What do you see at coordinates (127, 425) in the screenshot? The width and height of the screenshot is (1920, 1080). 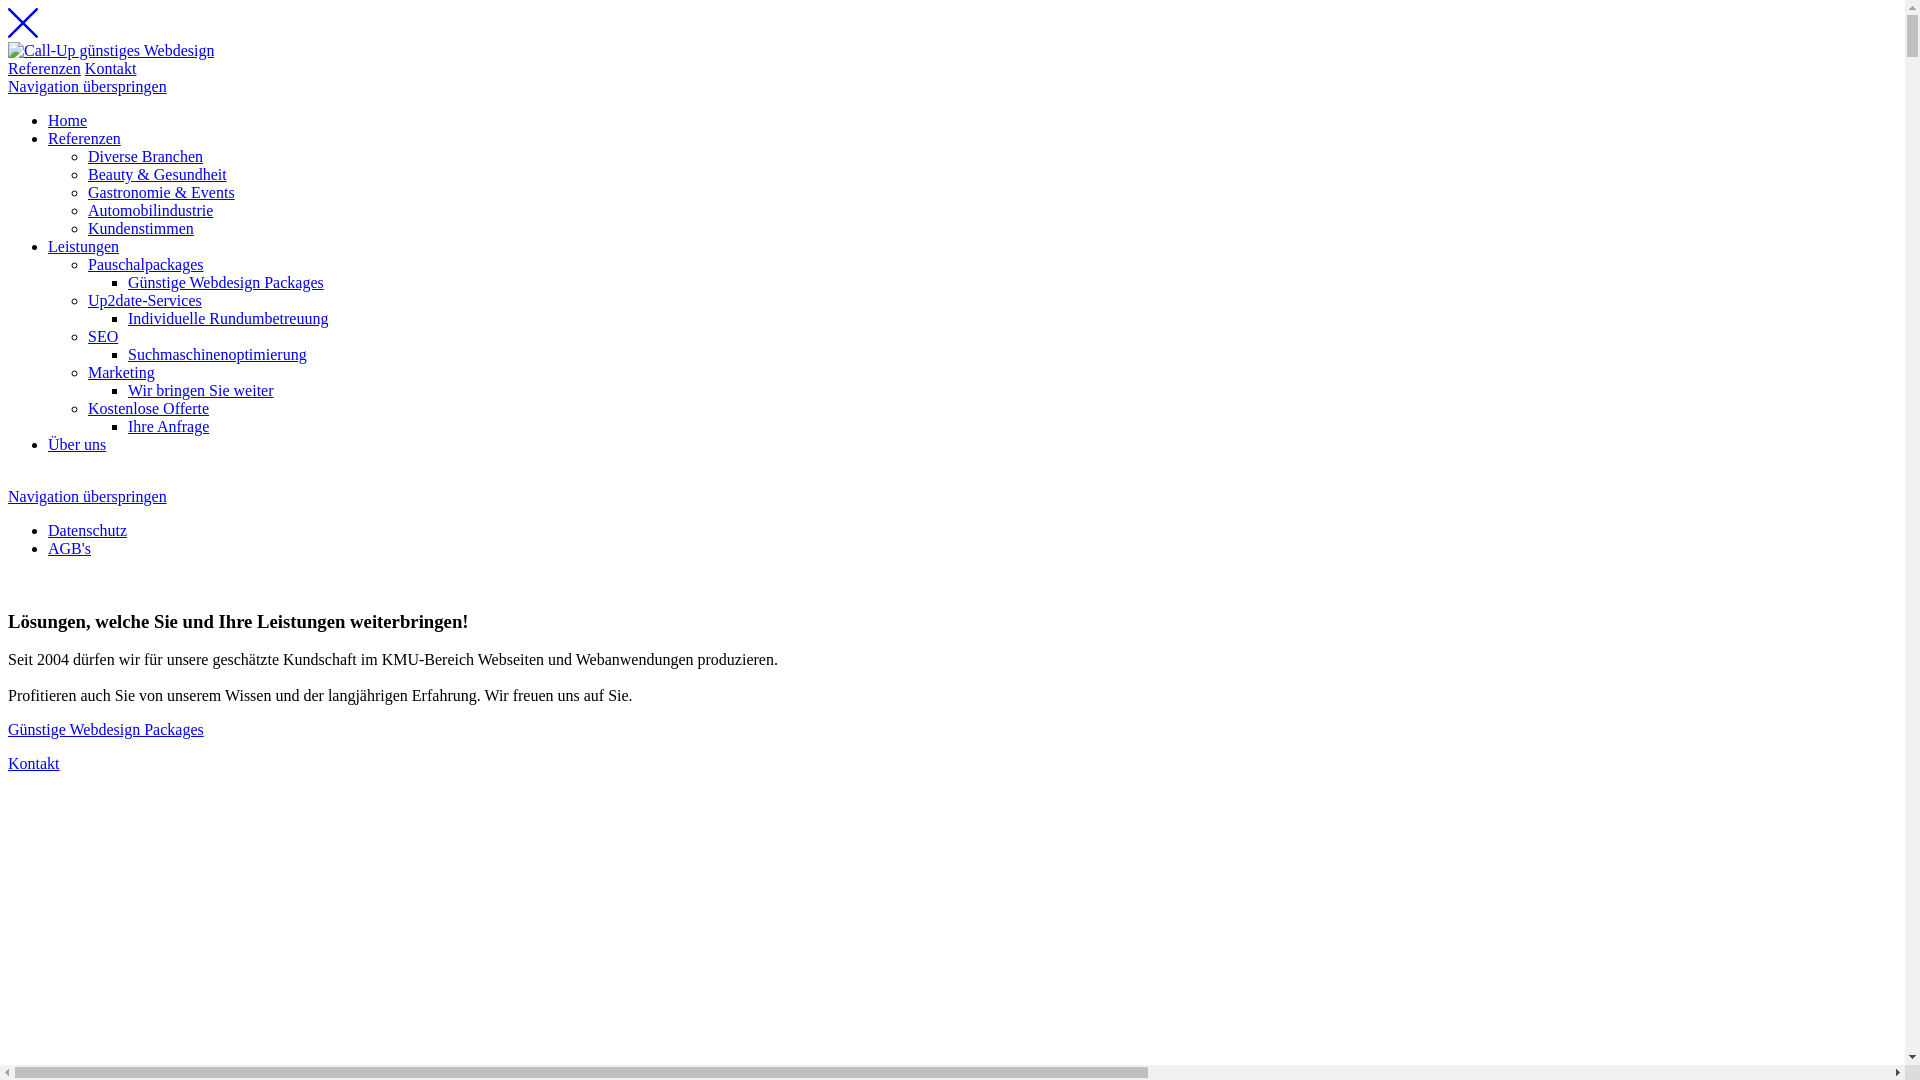 I see `'Ihre Anfrage'` at bounding box center [127, 425].